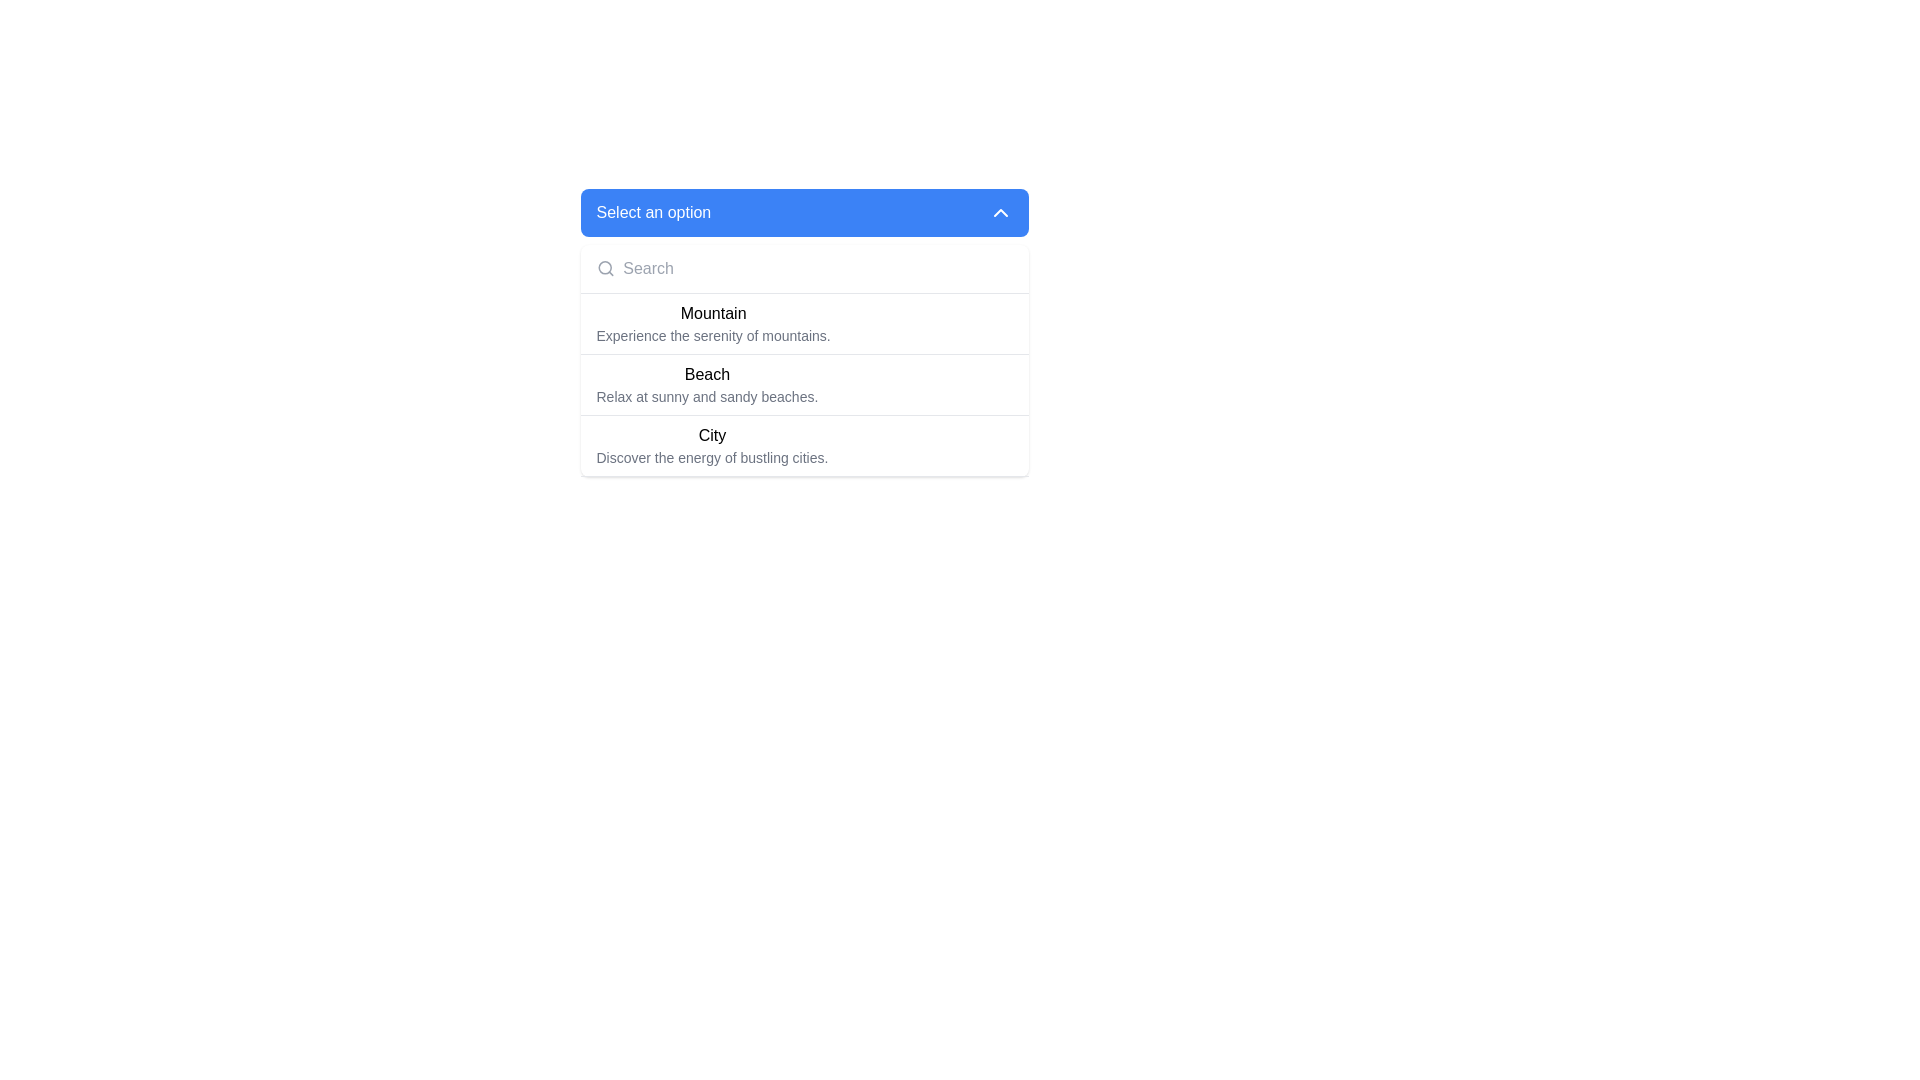 This screenshot has height=1080, width=1920. I want to click on the dropdown indicator icon, so click(999, 212).